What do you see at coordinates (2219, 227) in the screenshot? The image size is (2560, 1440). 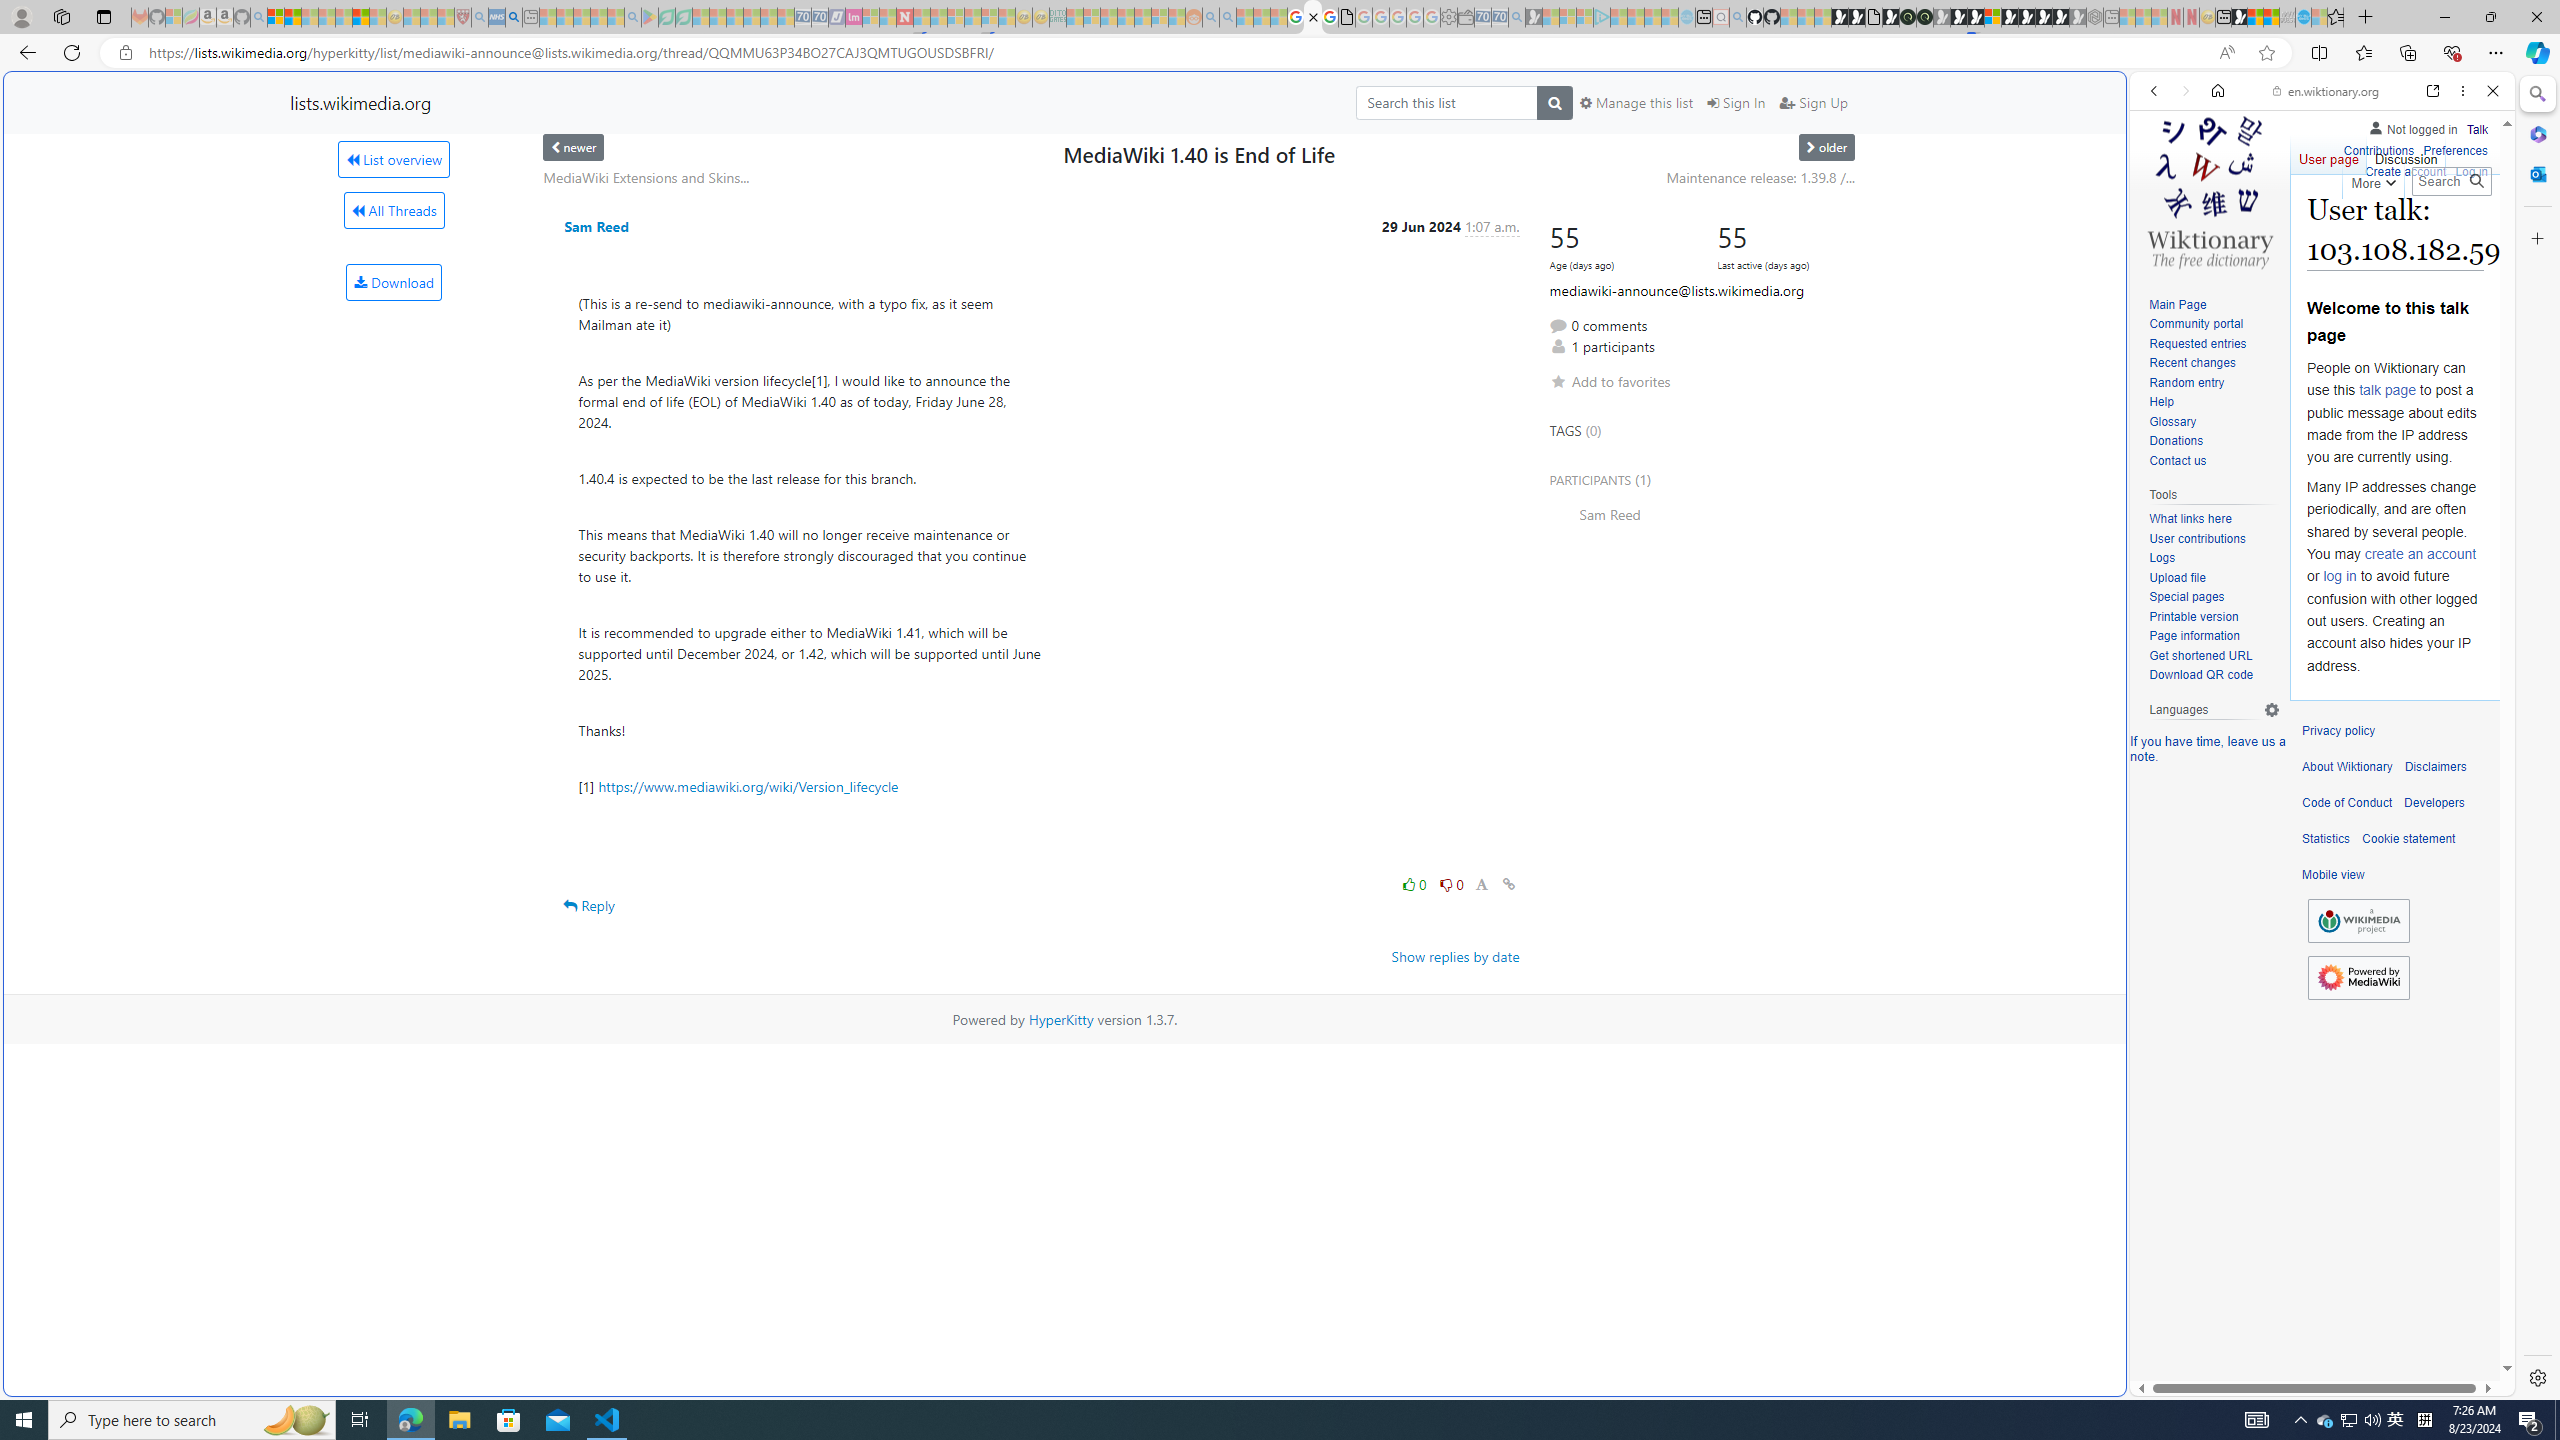 I see `'Search Filter, IMAGES'` at bounding box center [2219, 227].